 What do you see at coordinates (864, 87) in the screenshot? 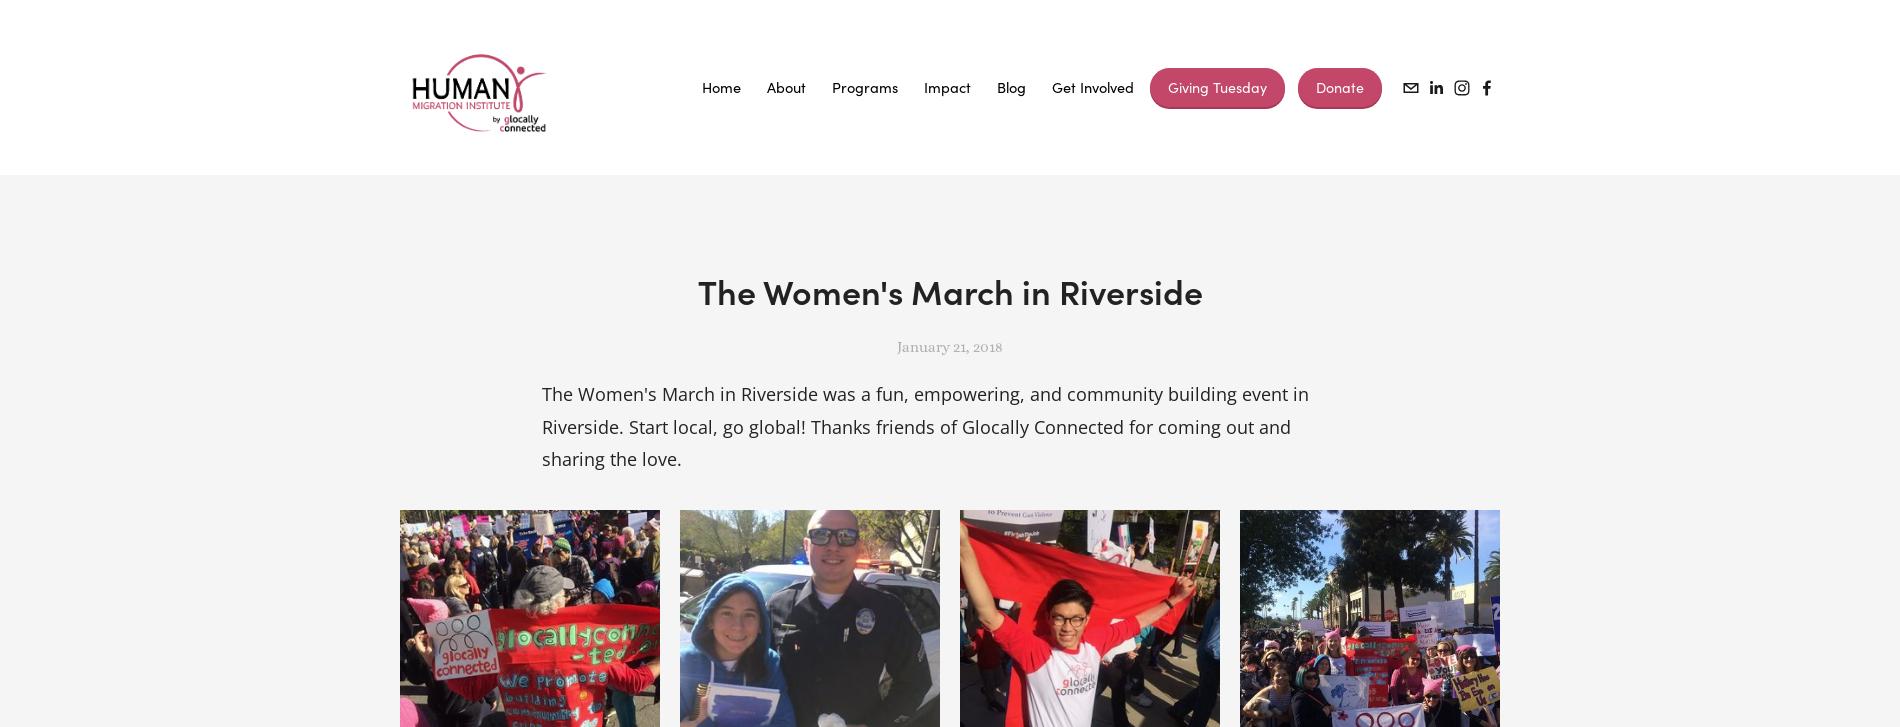
I see `'Programs'` at bounding box center [864, 87].